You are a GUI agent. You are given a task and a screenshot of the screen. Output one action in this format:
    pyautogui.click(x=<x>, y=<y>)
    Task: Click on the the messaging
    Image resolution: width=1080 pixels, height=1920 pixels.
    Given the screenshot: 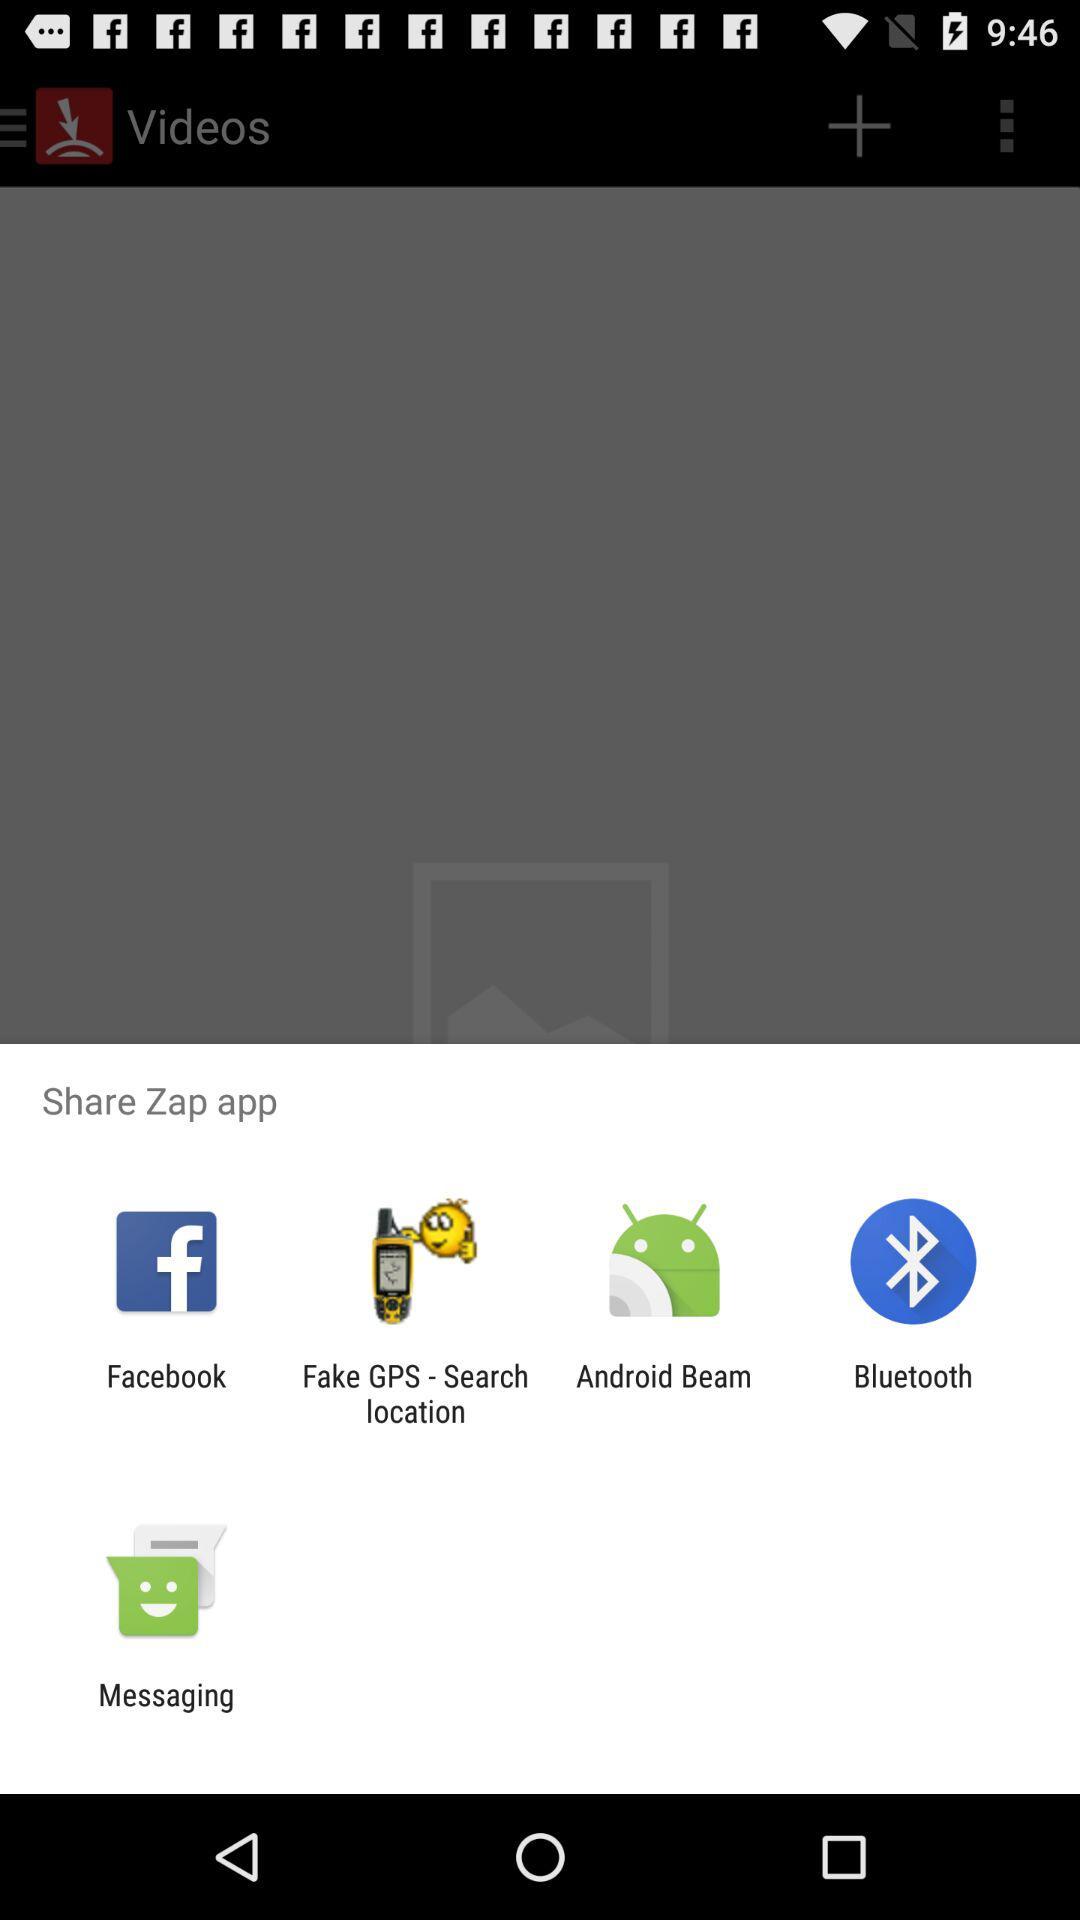 What is the action you would take?
    pyautogui.click(x=165, y=1711)
    